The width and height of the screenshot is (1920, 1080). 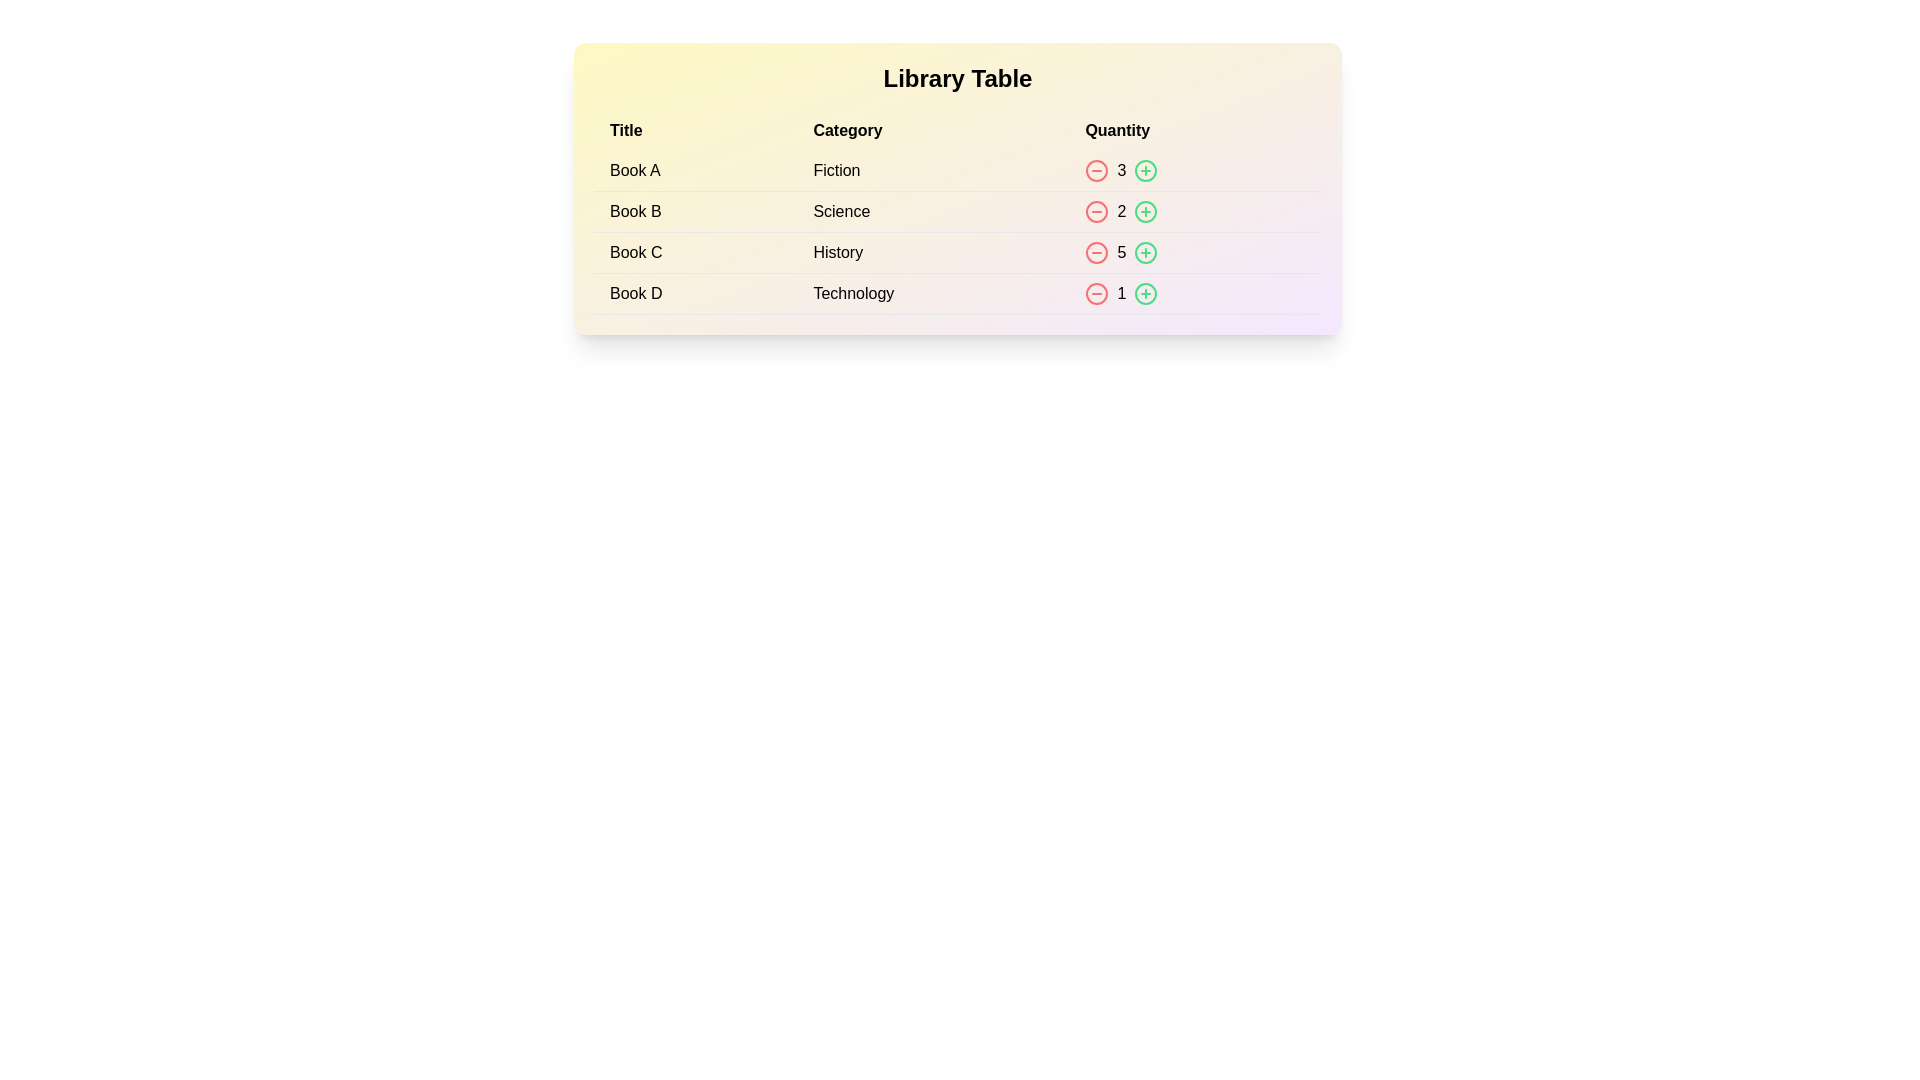 What do you see at coordinates (1096, 252) in the screenshot?
I see `red minus button next to the book titled 'Book C' to decrease its quantity` at bounding box center [1096, 252].